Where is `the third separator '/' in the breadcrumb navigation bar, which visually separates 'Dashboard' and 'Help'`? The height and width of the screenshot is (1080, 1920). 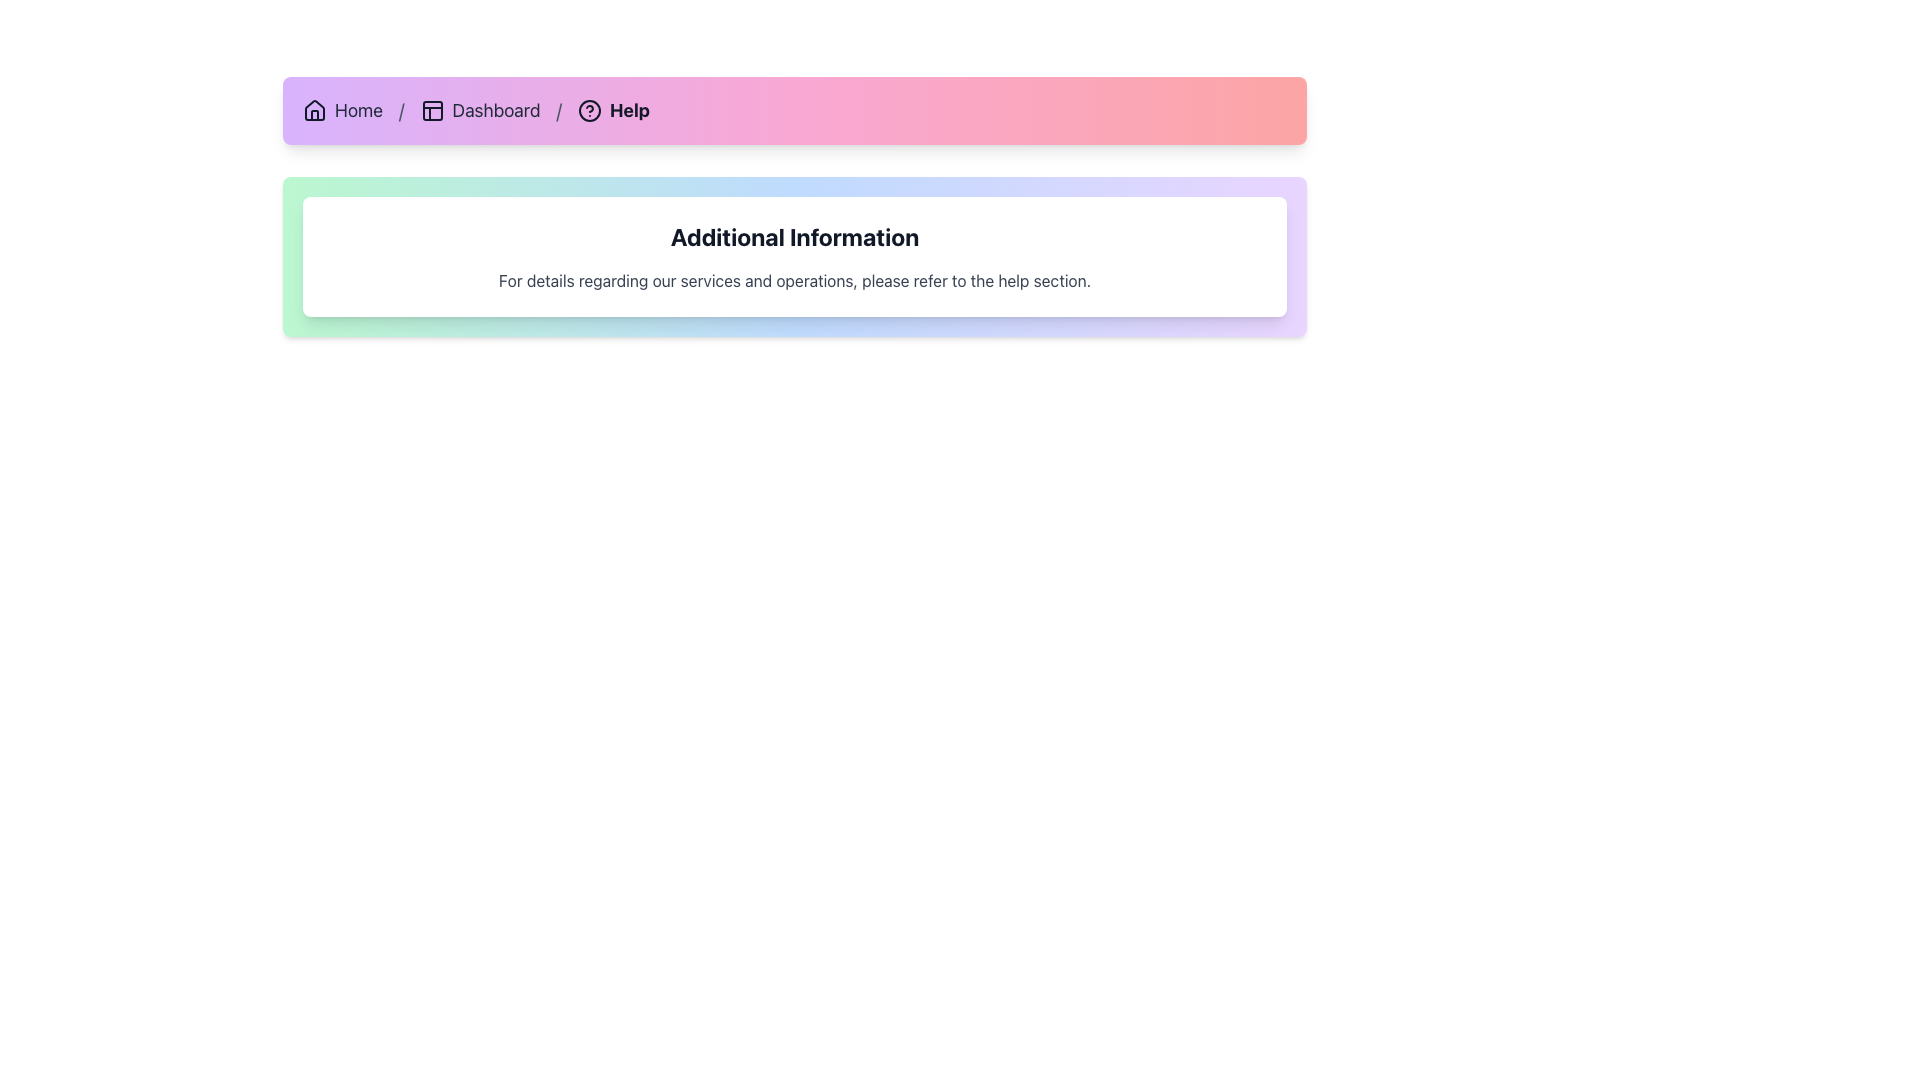
the third separator '/' in the breadcrumb navigation bar, which visually separates 'Dashboard' and 'Help' is located at coordinates (559, 111).